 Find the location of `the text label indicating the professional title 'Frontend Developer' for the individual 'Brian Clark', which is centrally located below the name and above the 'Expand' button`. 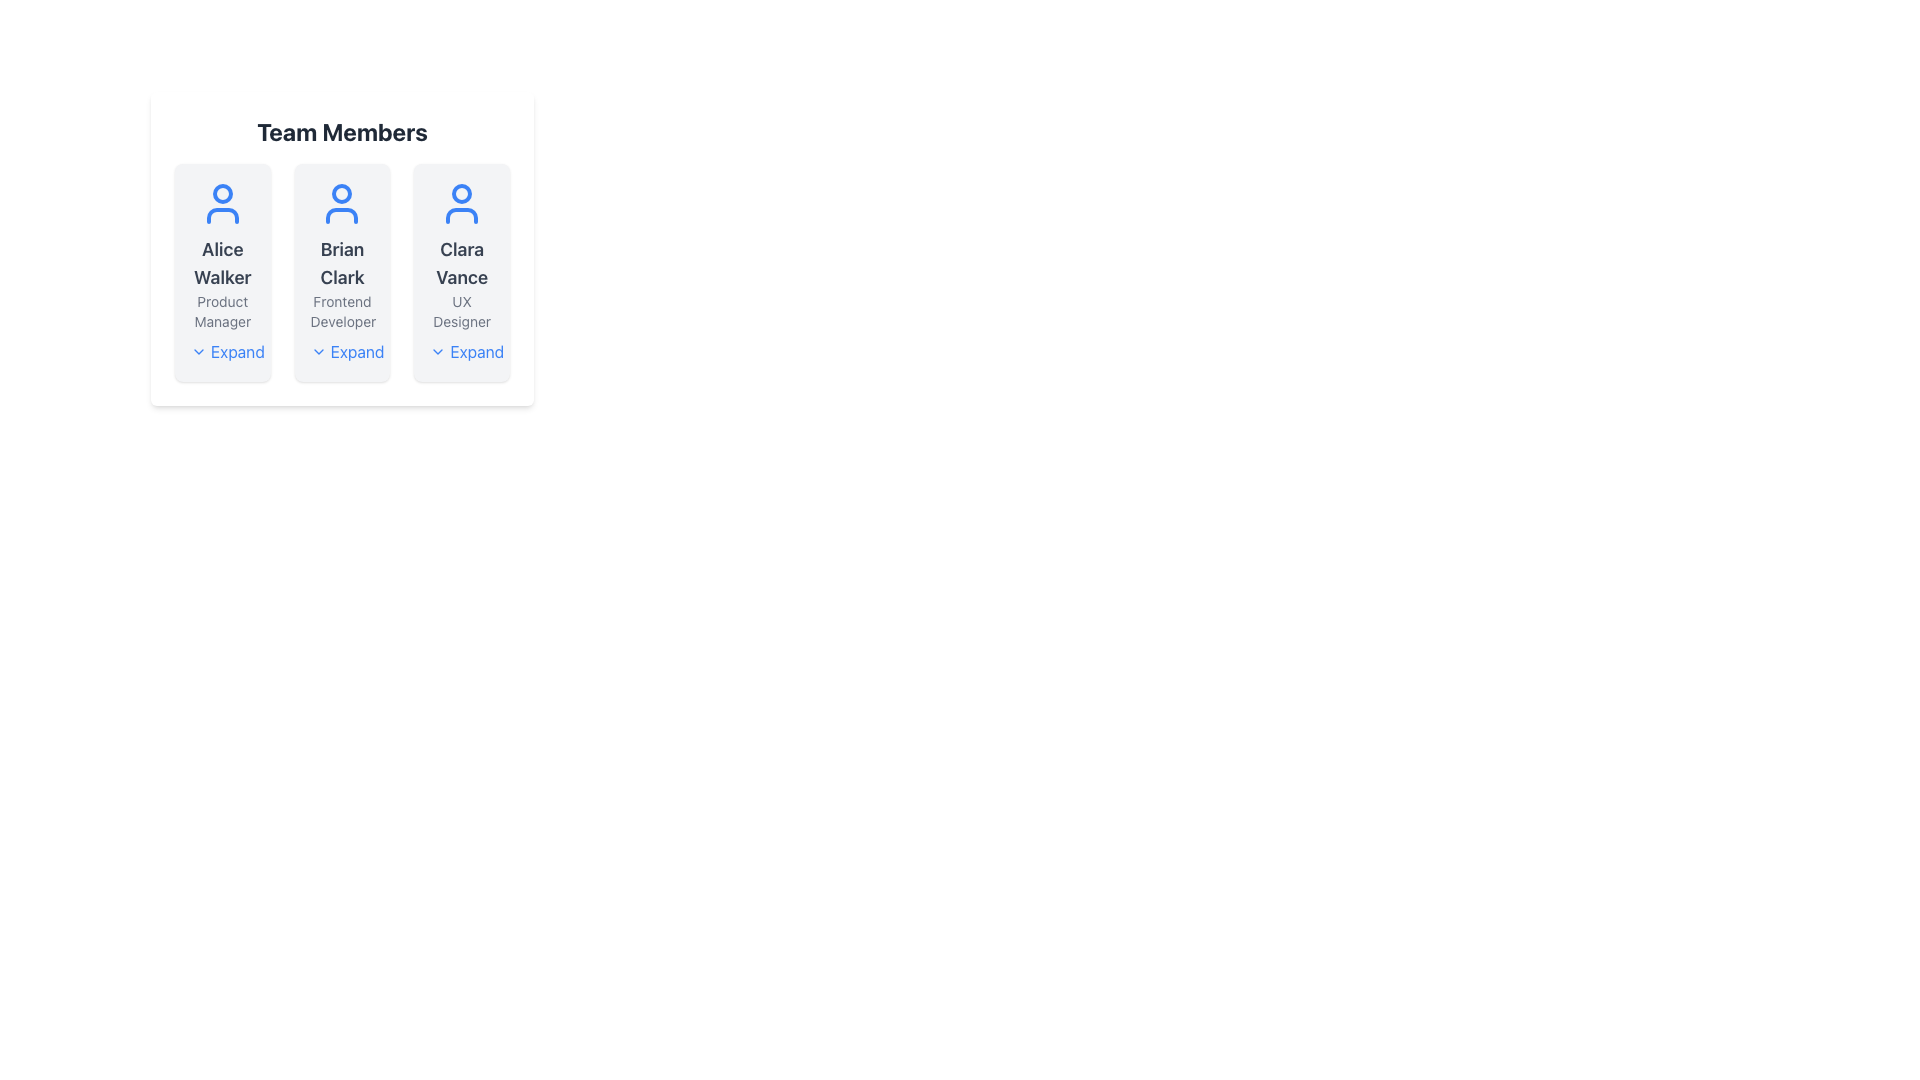

the text label indicating the professional title 'Frontend Developer' for the individual 'Brian Clark', which is centrally located below the name and above the 'Expand' button is located at coordinates (342, 312).